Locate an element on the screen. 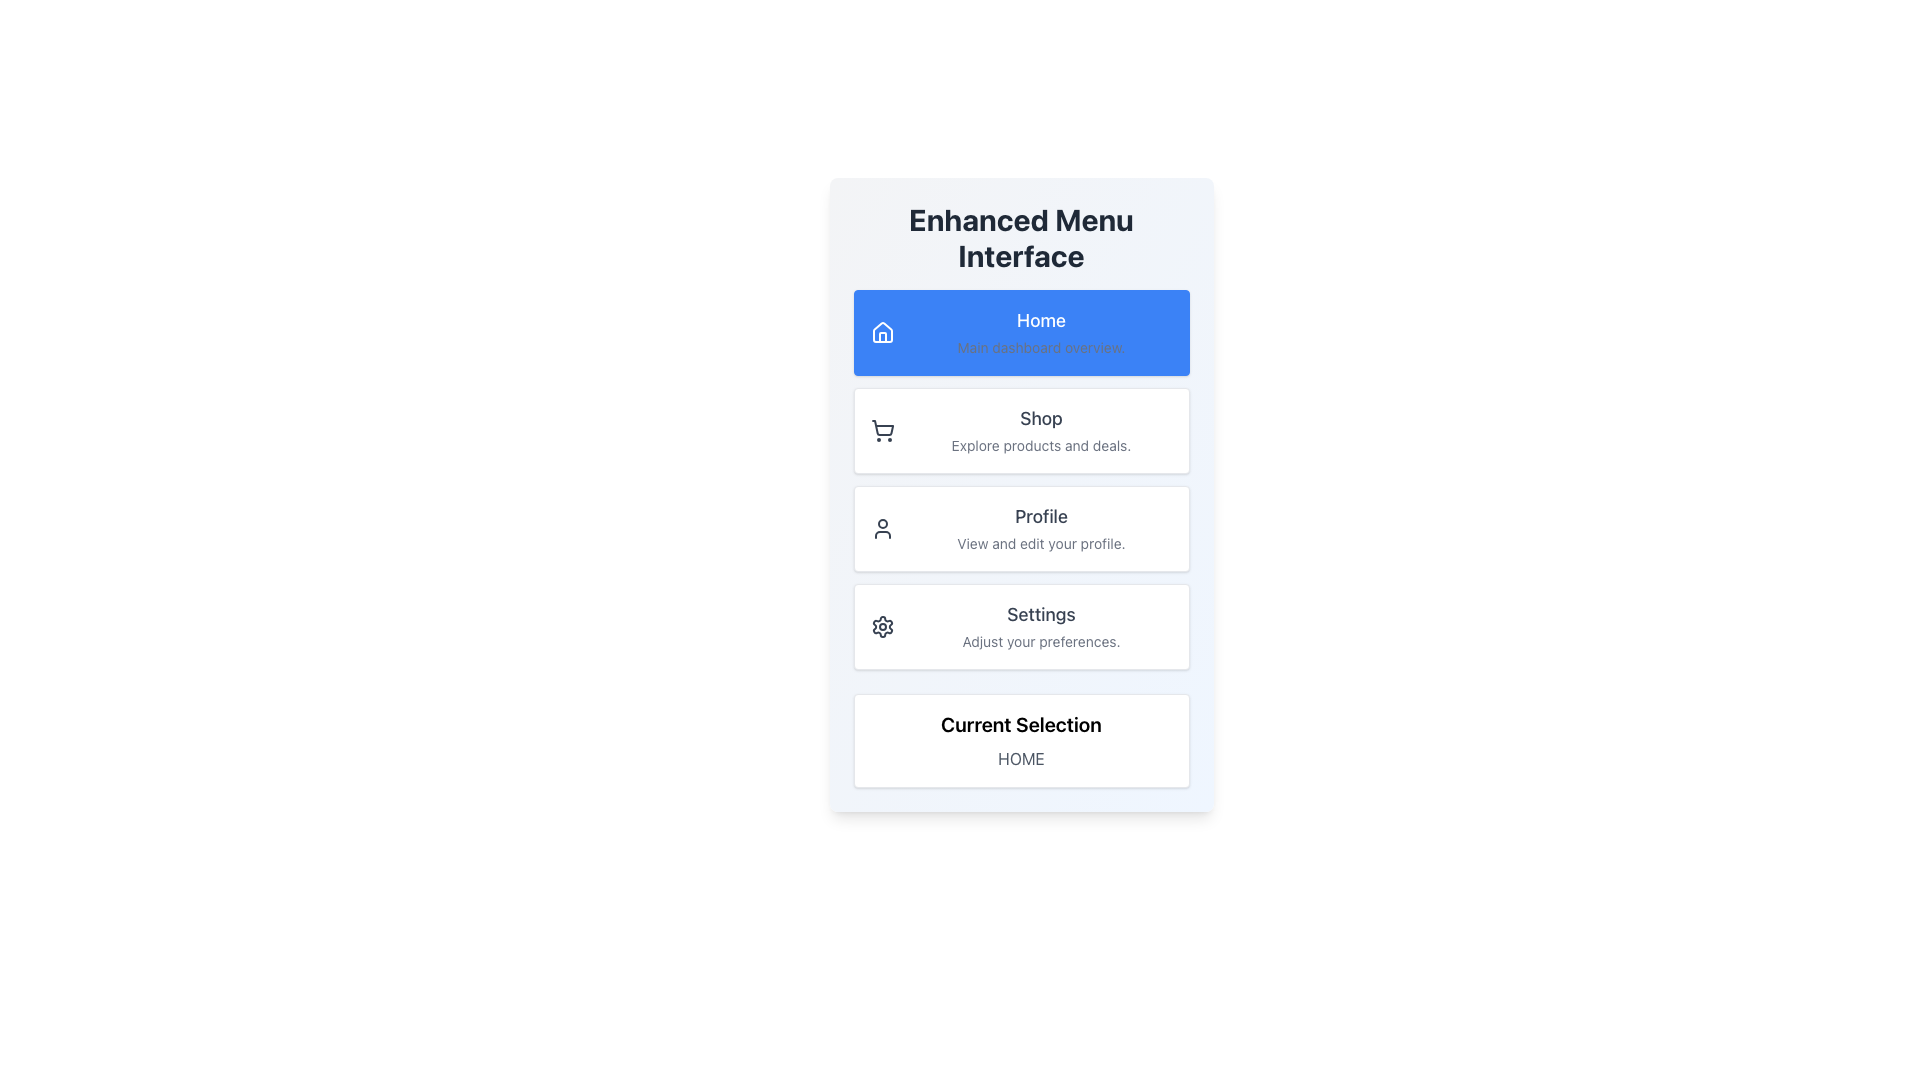 Image resolution: width=1920 pixels, height=1080 pixels. the descriptive text element that provides context for the 'Home' section of the navigation menu, which is positioned below the 'Home' text in a blue background section is located at coordinates (1040, 346).